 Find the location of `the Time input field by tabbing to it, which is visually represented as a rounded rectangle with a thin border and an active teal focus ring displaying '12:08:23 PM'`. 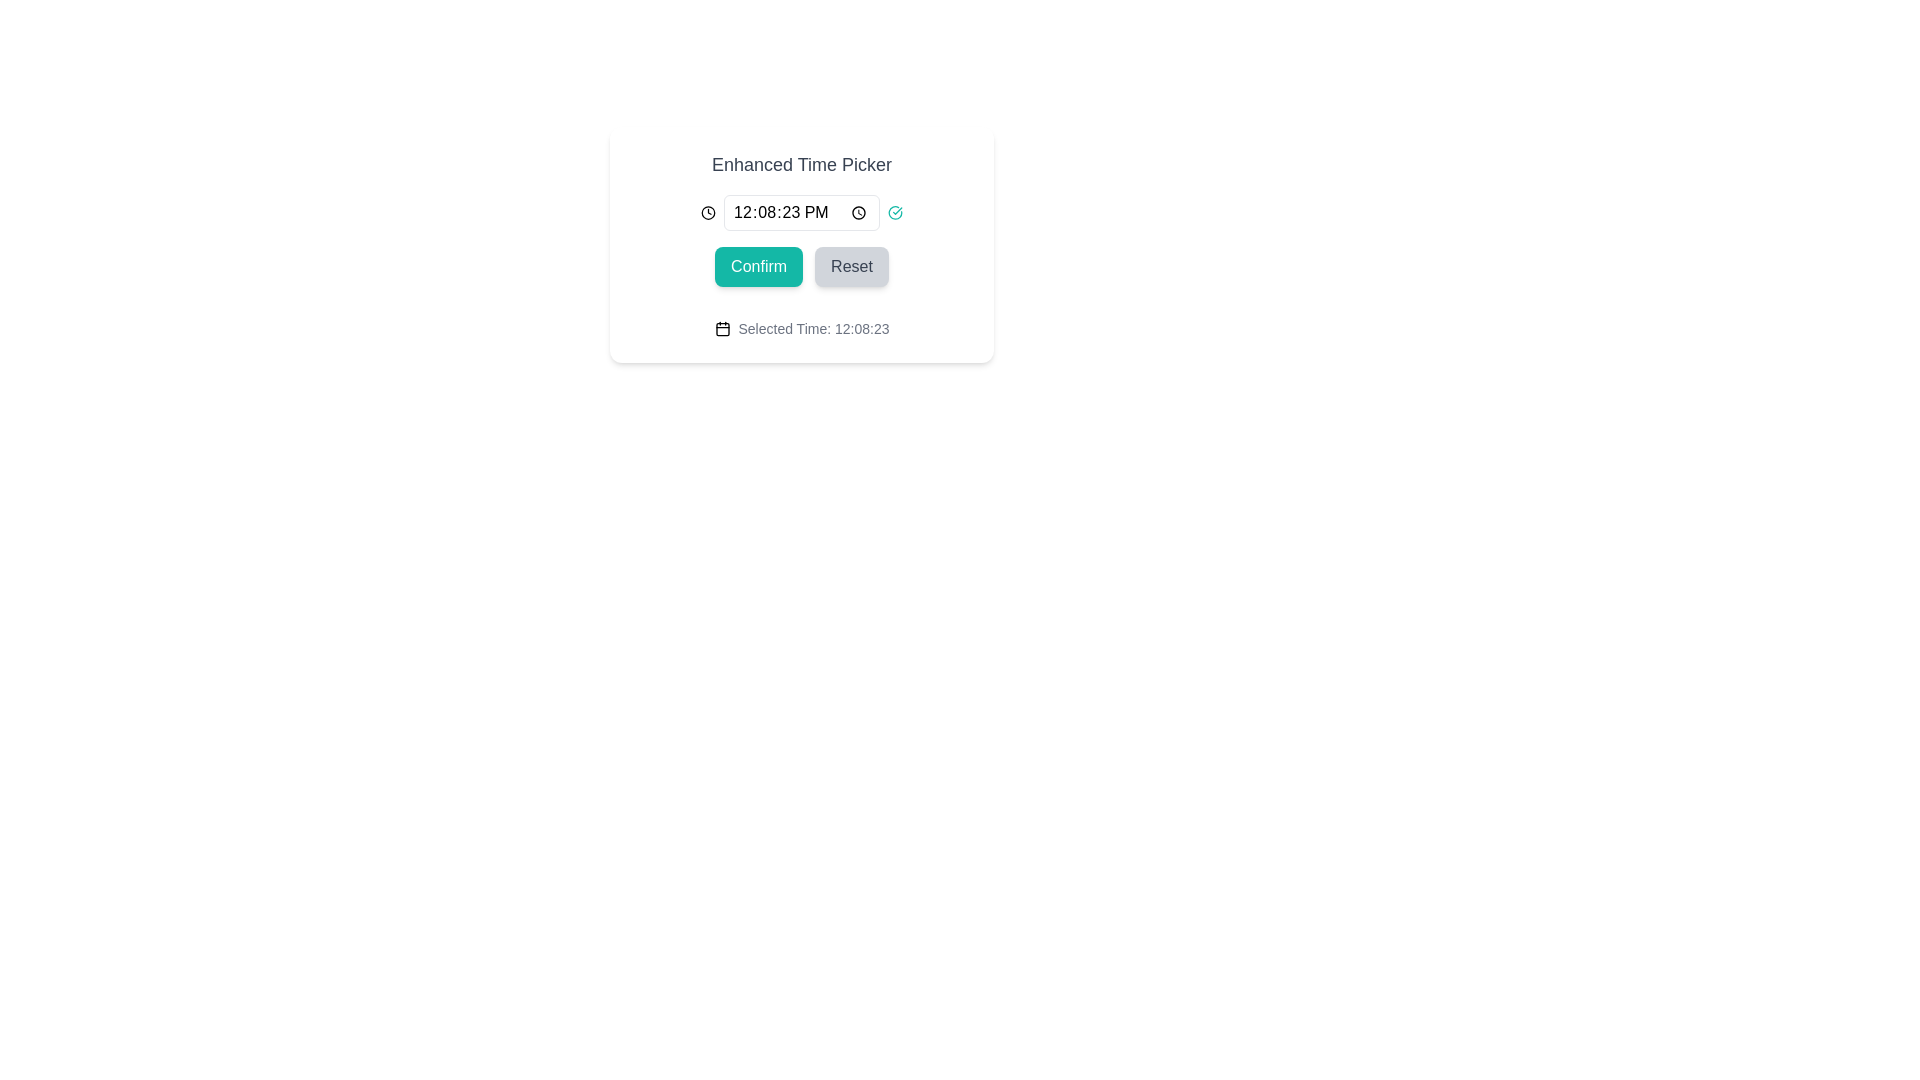

the Time input field by tabbing to it, which is visually represented as a rounded rectangle with a thin border and an active teal focus ring displaying '12:08:23 PM' is located at coordinates (801, 212).